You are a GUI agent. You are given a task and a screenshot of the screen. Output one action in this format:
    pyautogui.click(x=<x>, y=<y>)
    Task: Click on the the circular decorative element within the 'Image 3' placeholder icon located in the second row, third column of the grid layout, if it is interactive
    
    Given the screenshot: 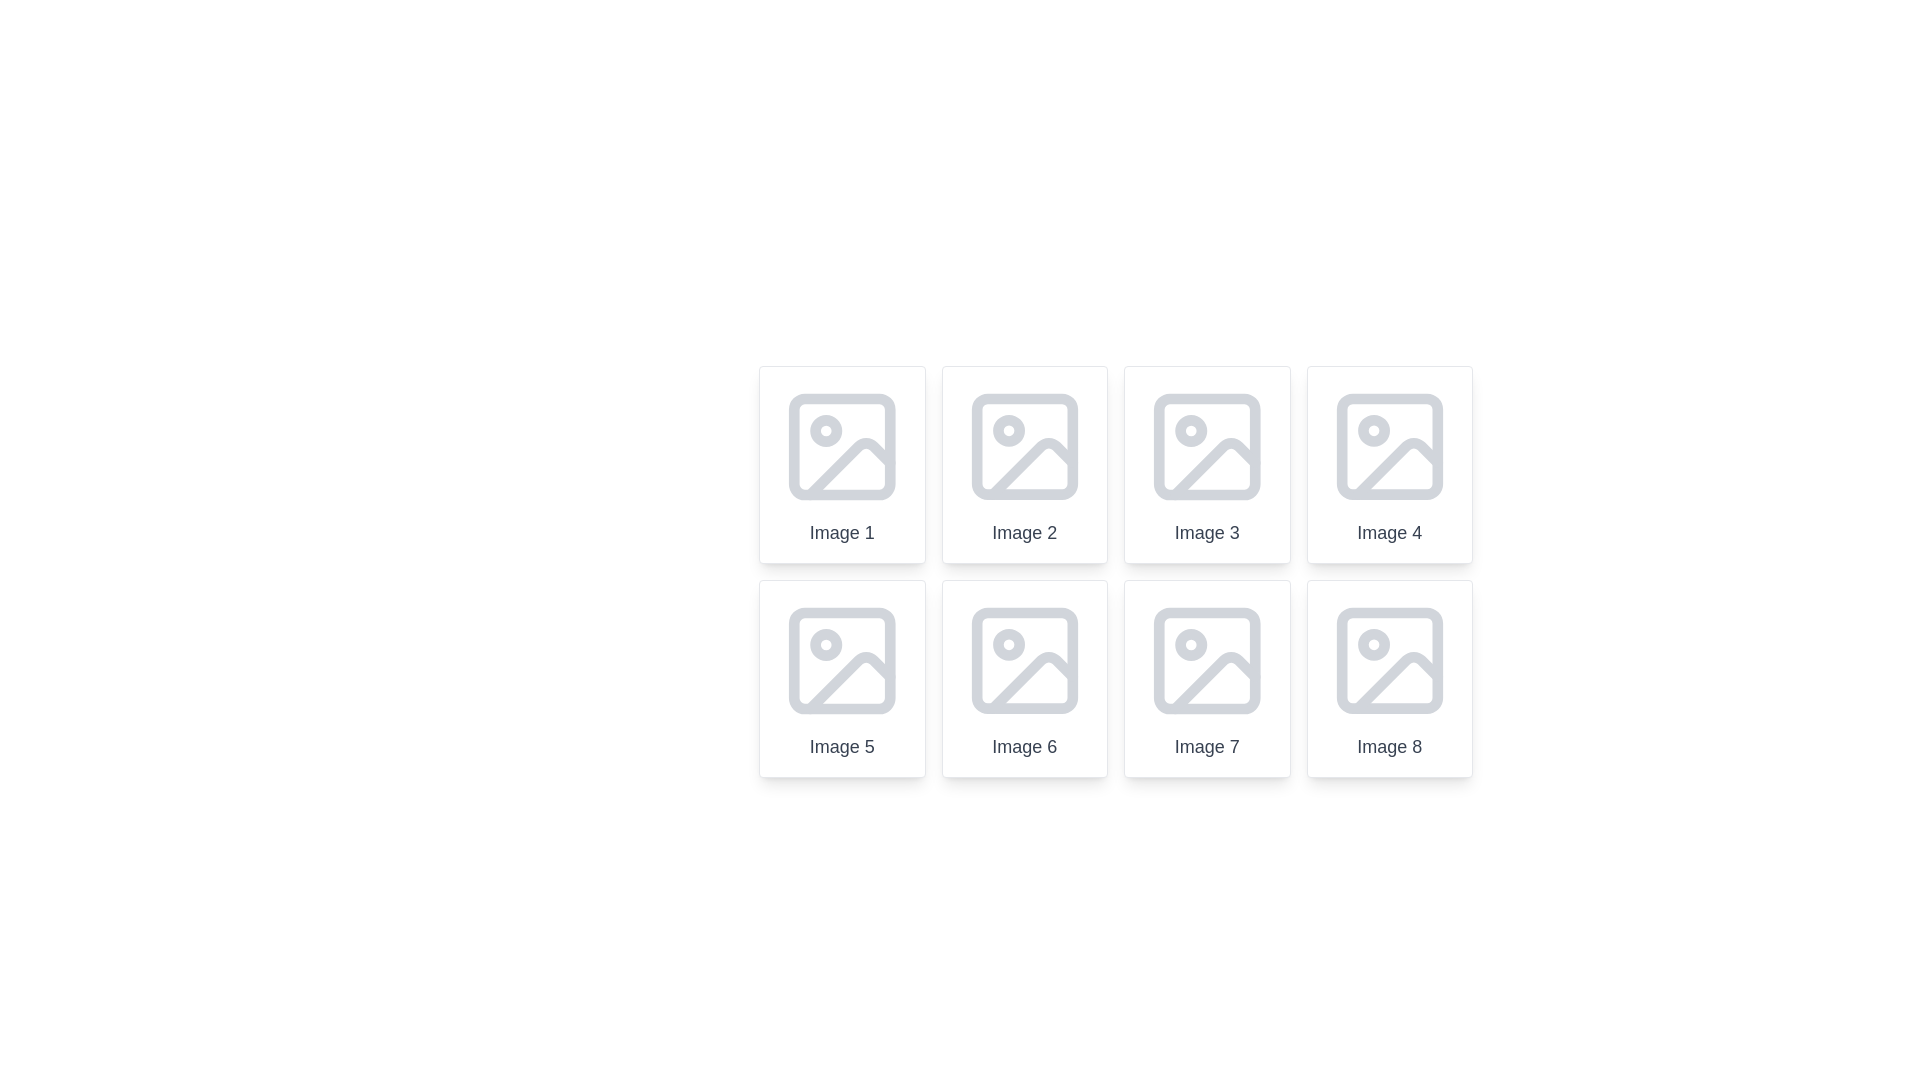 What is the action you would take?
    pyautogui.click(x=1191, y=430)
    